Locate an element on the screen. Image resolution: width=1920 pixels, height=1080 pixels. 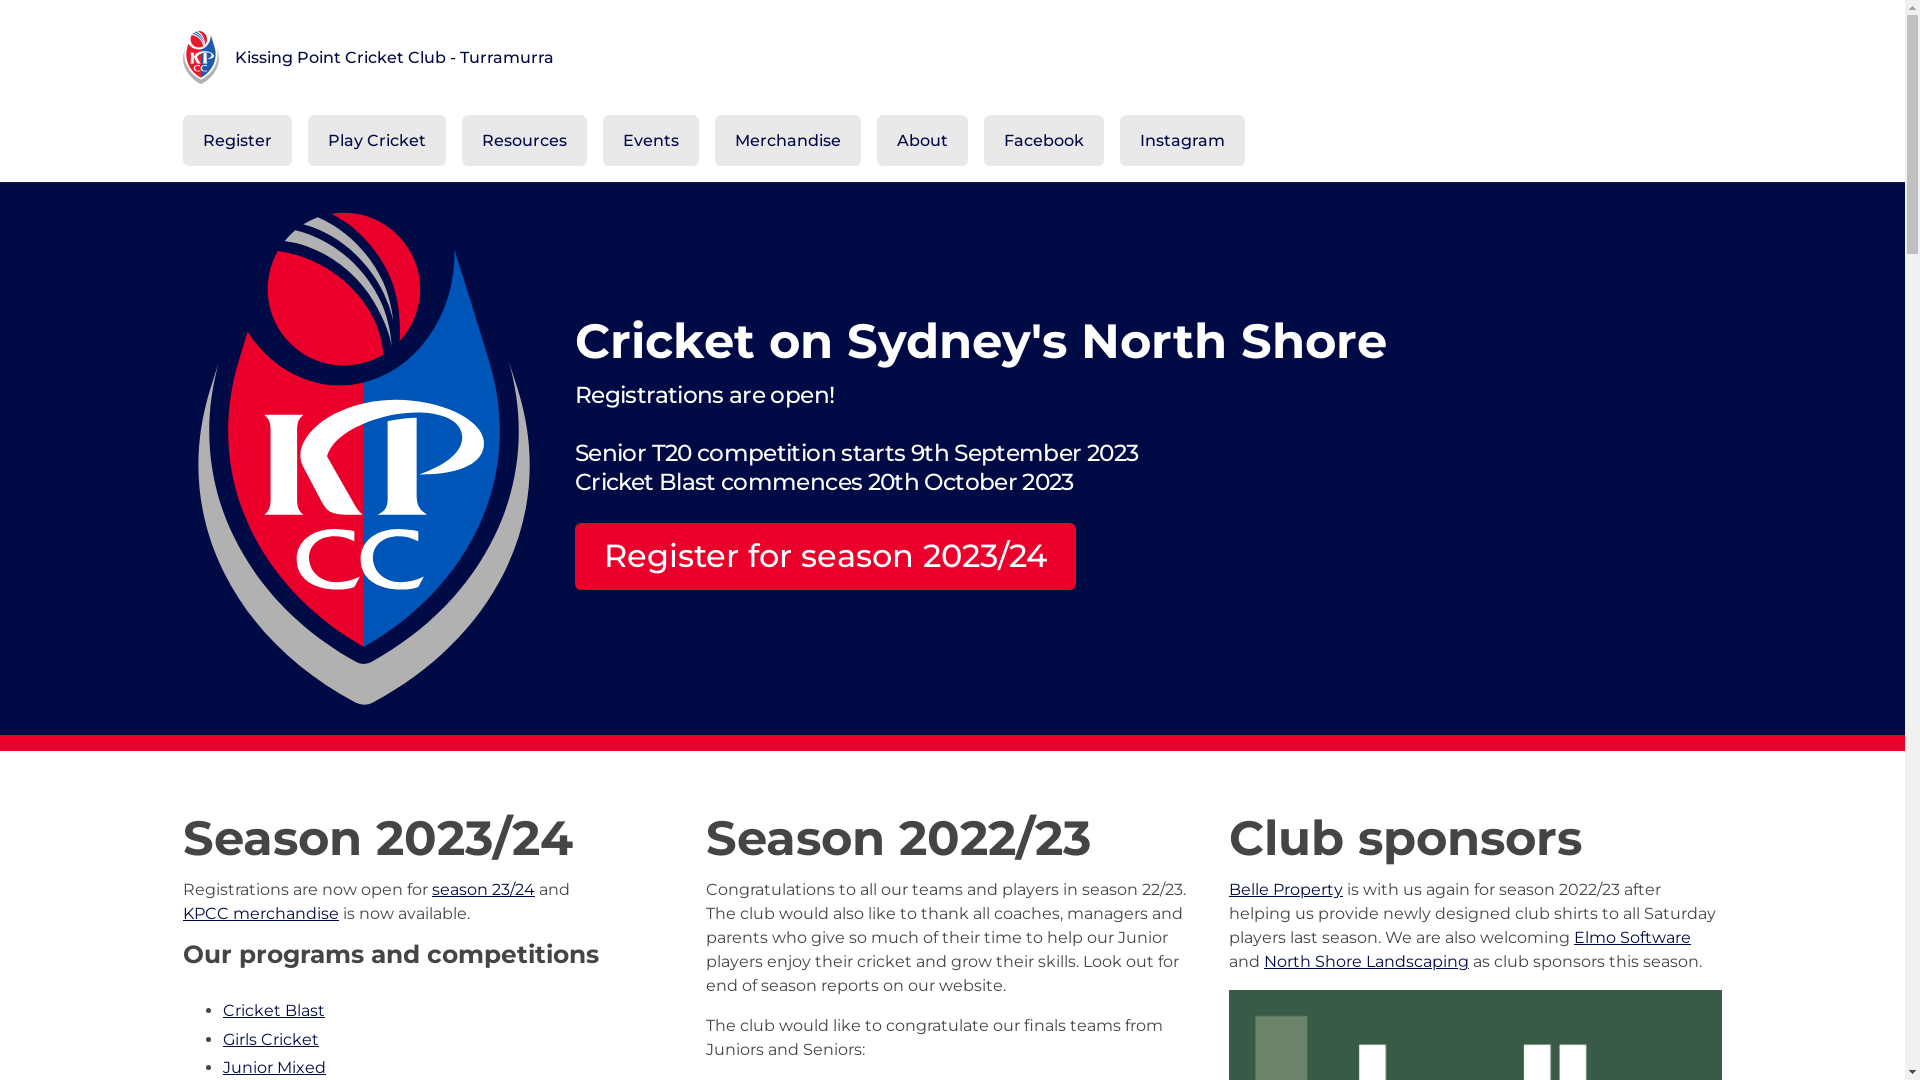
'About' is located at coordinates (920, 139).